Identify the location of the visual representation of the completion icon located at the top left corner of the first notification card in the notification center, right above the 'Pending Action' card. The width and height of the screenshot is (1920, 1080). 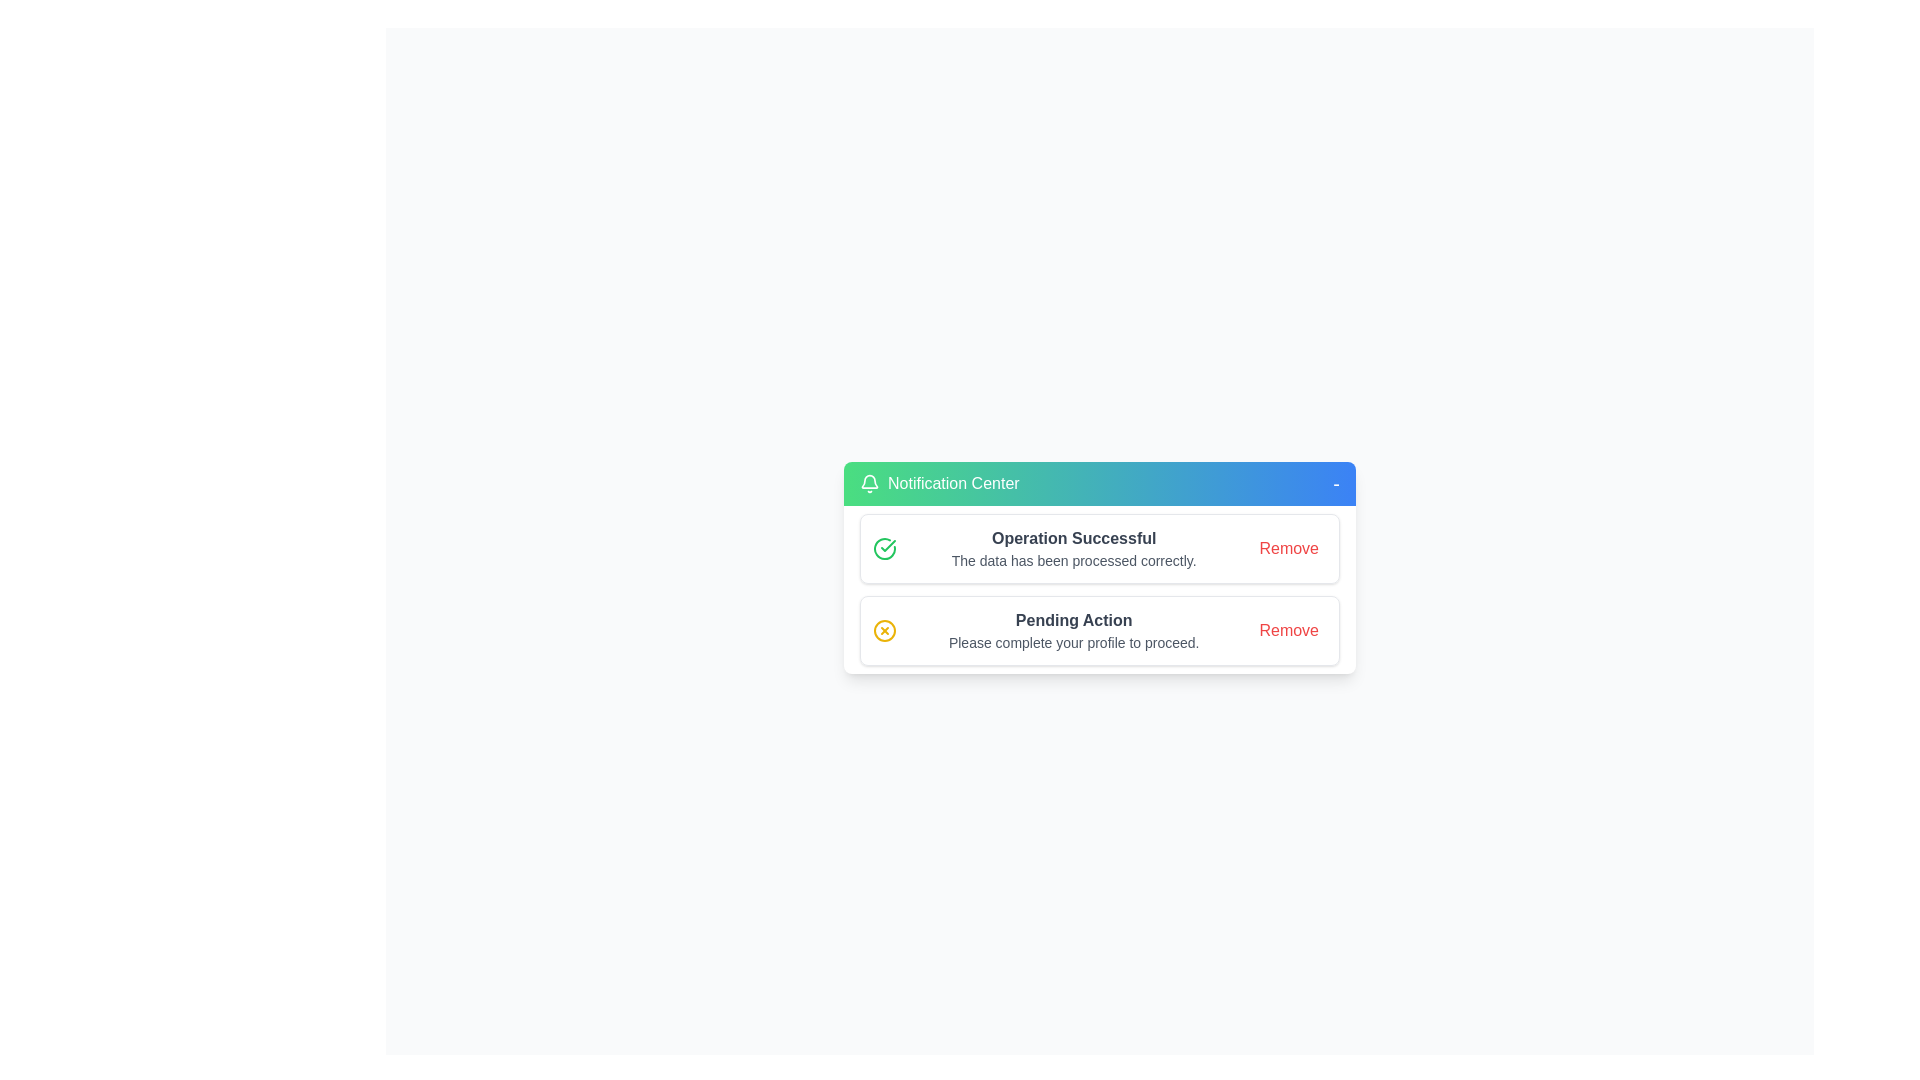
(883, 548).